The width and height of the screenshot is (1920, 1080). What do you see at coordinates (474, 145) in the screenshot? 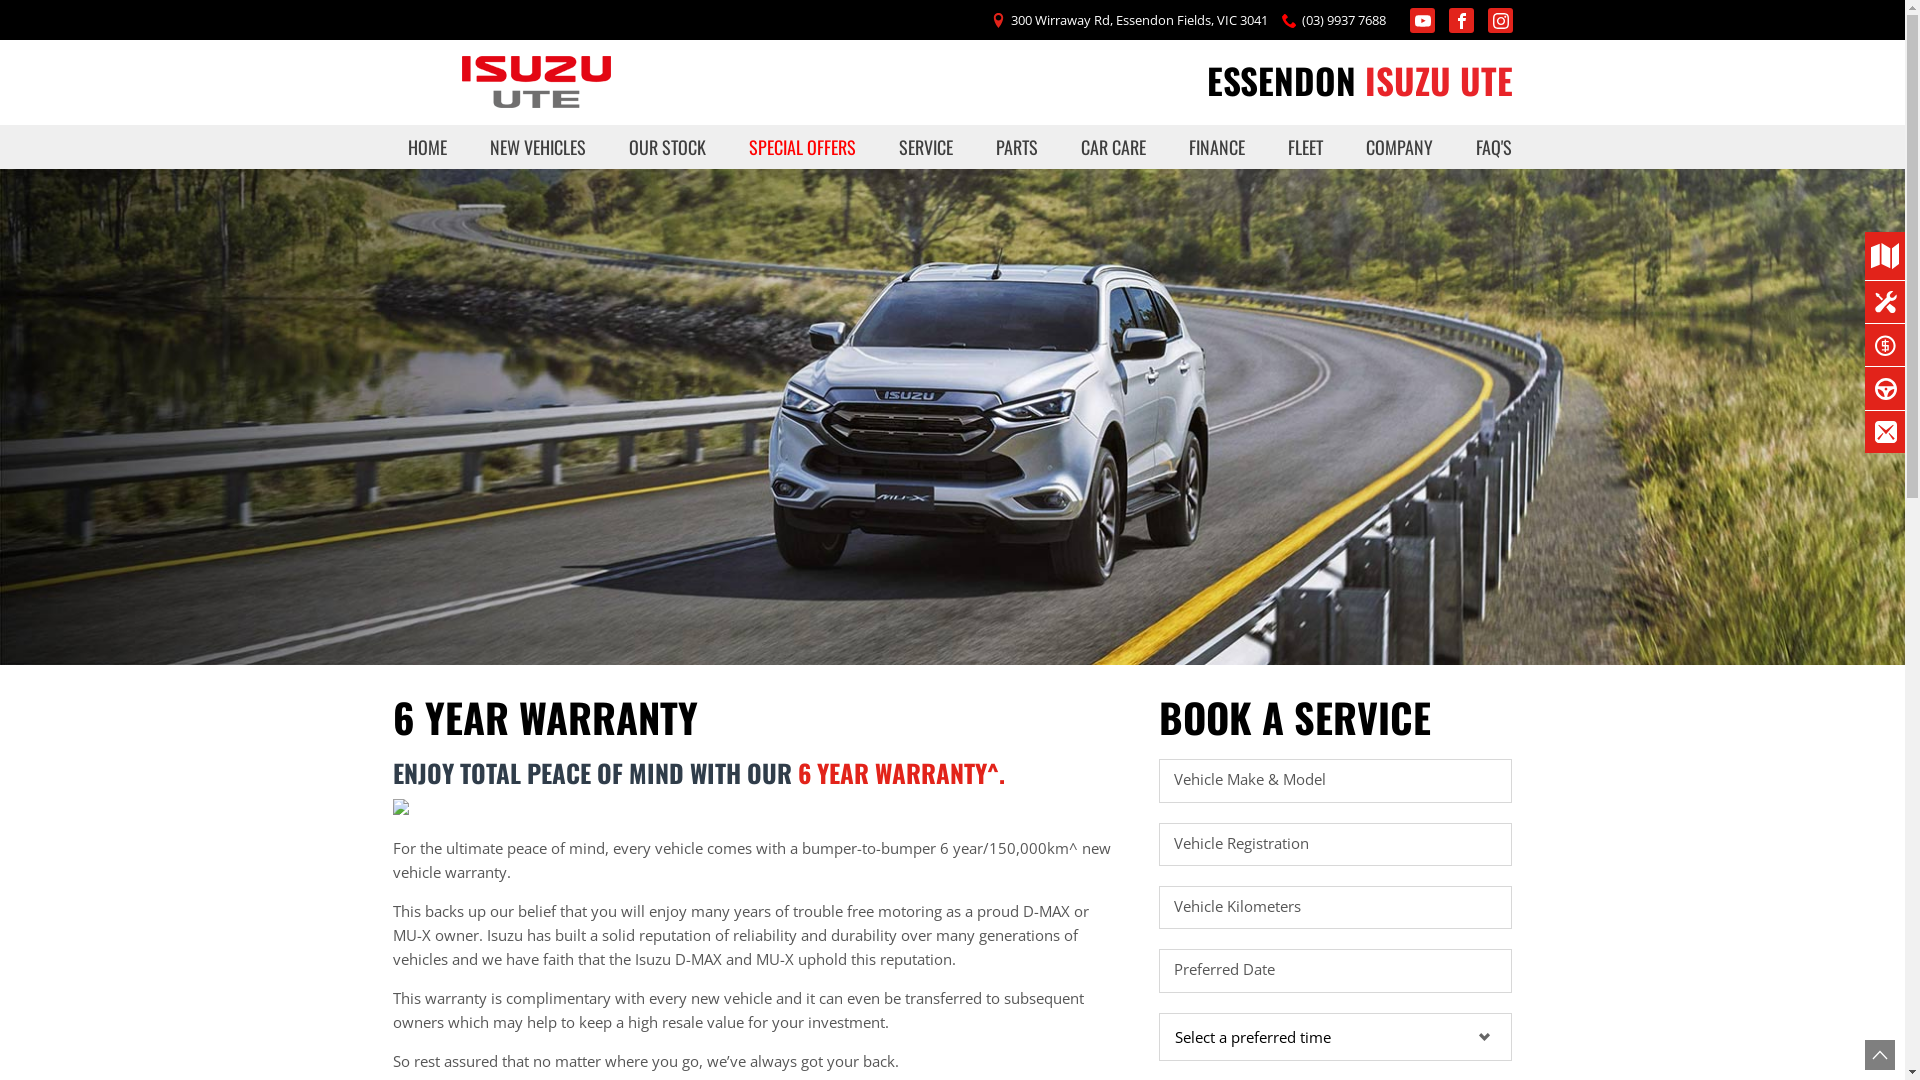
I see `'NEW VEHICLES'` at bounding box center [474, 145].